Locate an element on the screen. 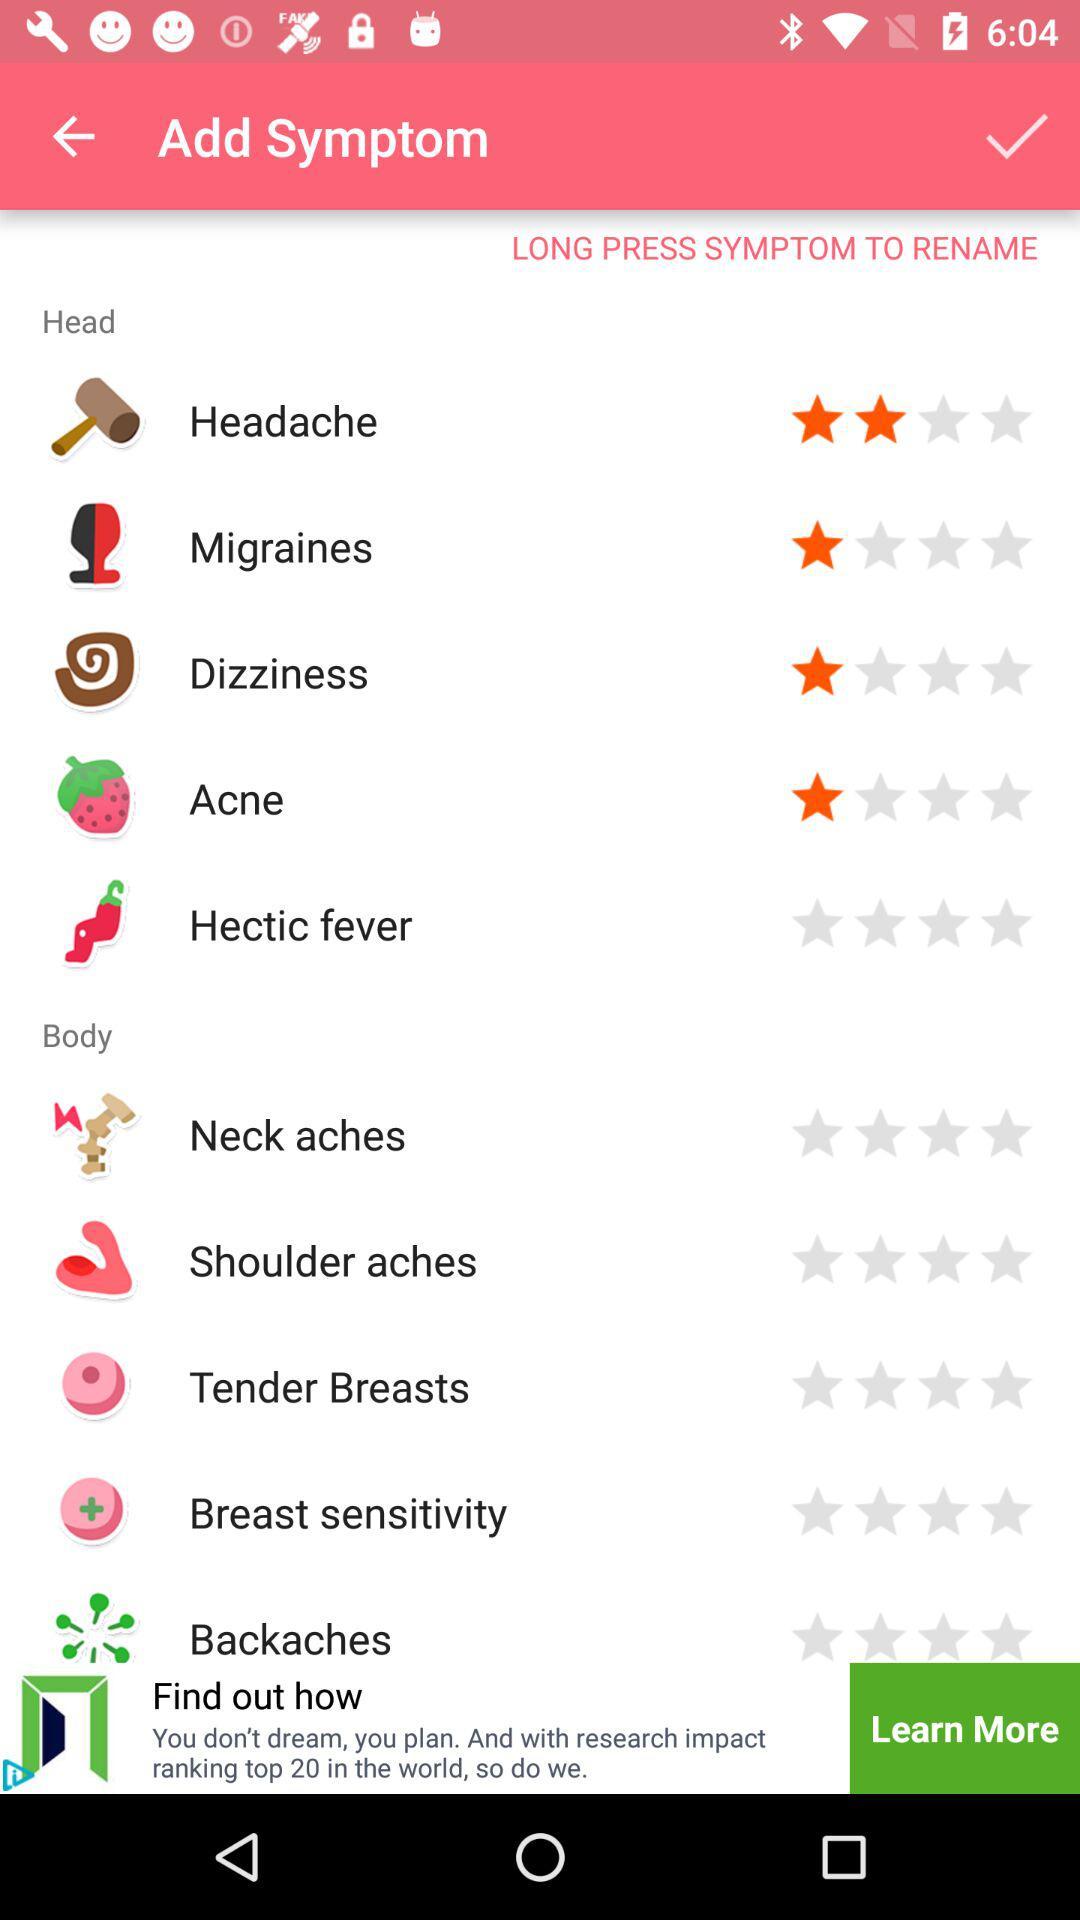 The width and height of the screenshot is (1080, 1920). star rating is located at coordinates (1006, 1385).